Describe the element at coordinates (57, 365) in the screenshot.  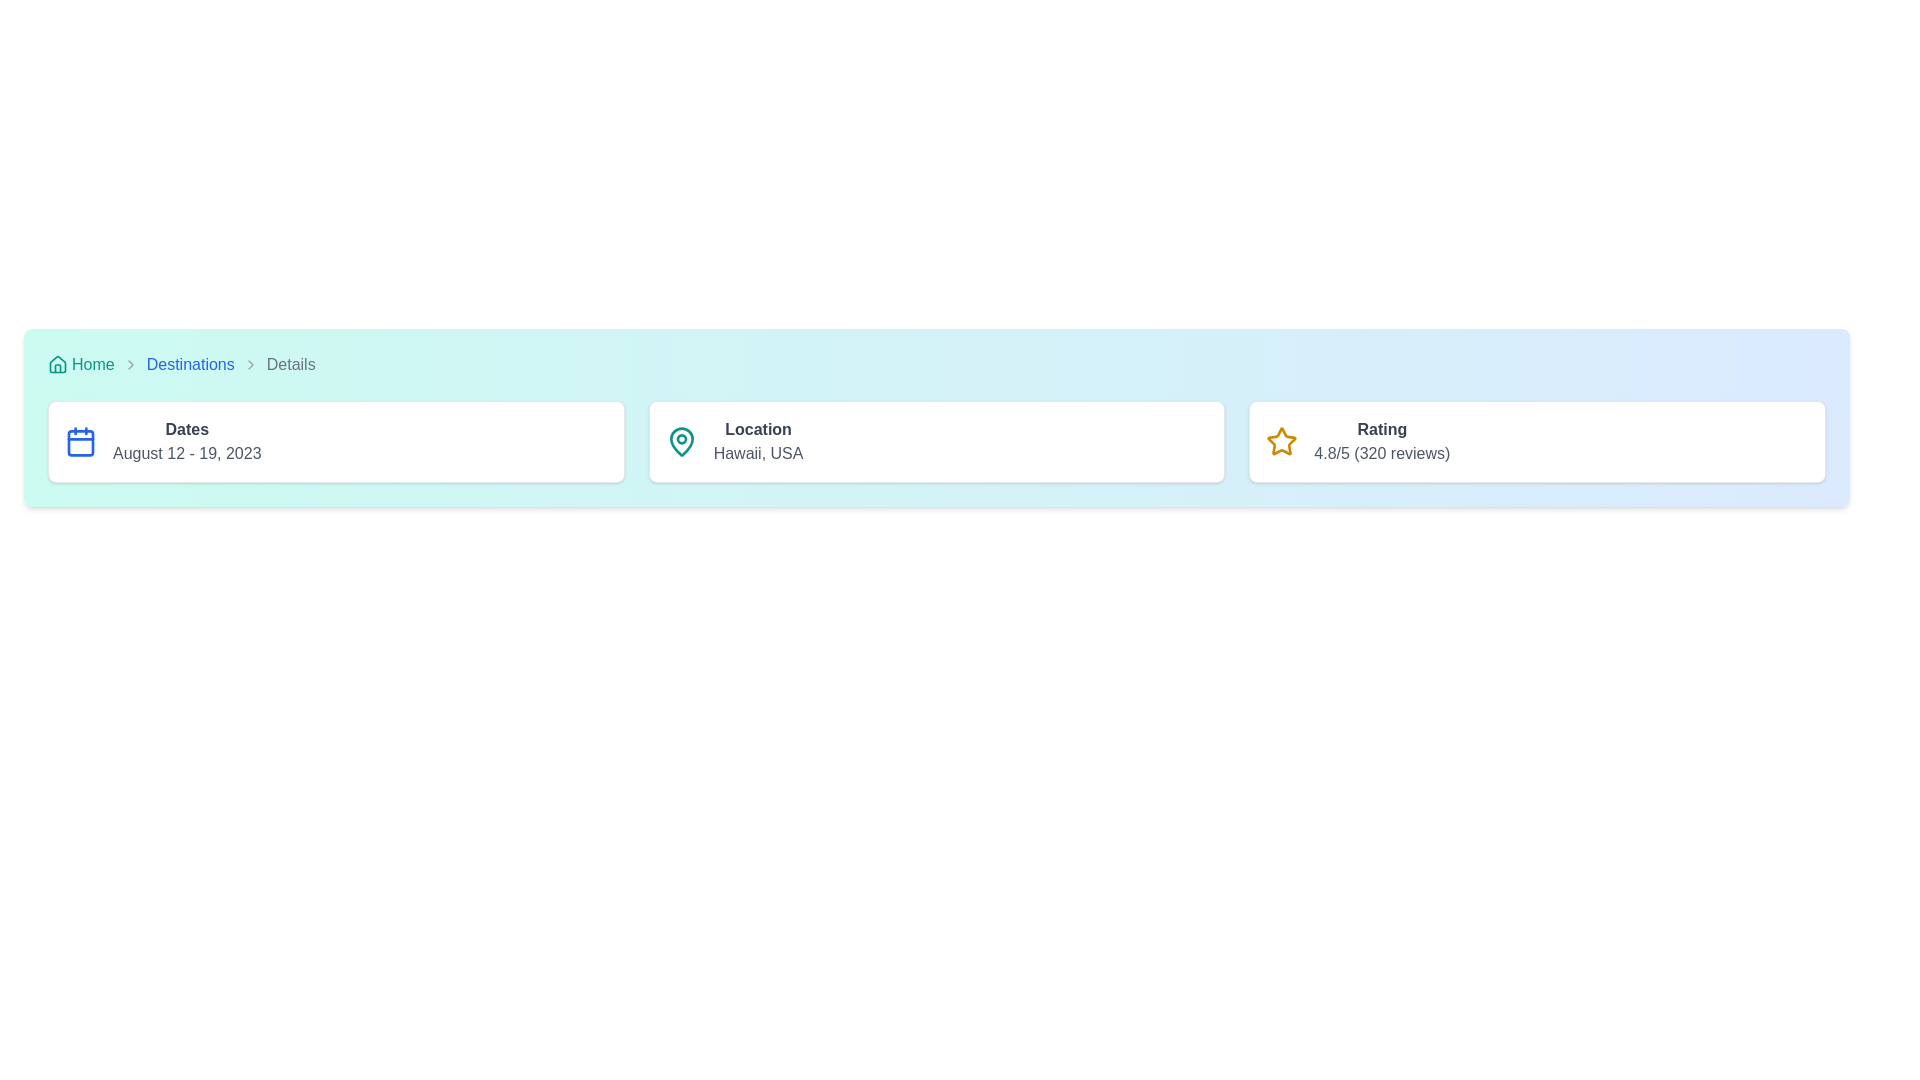
I see `the stylized house icon, which is a minimalist outline design filled with teal color, located to the left of the text 'Home' in the navigation bar` at that location.